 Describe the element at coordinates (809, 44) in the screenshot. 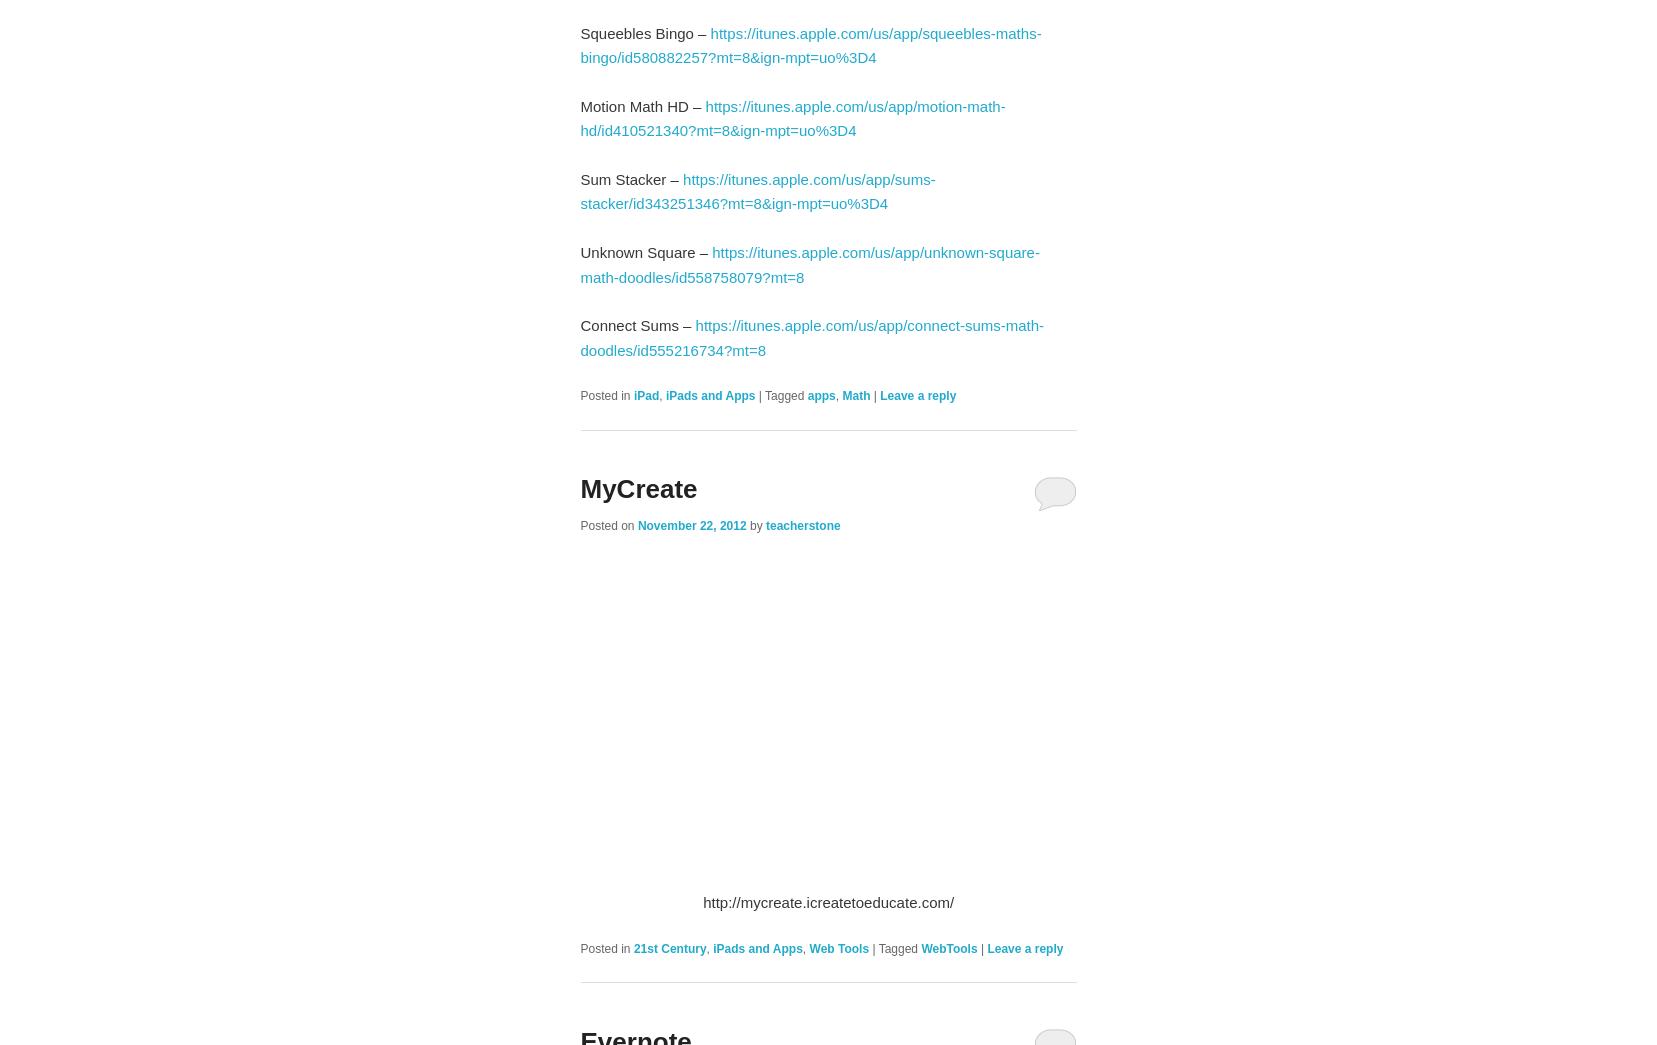

I see `'https://itunes.apple.com/us/app/squeebles-maths-bingo/id580882257?mt=8&ign-mpt=uo%3D4'` at that location.